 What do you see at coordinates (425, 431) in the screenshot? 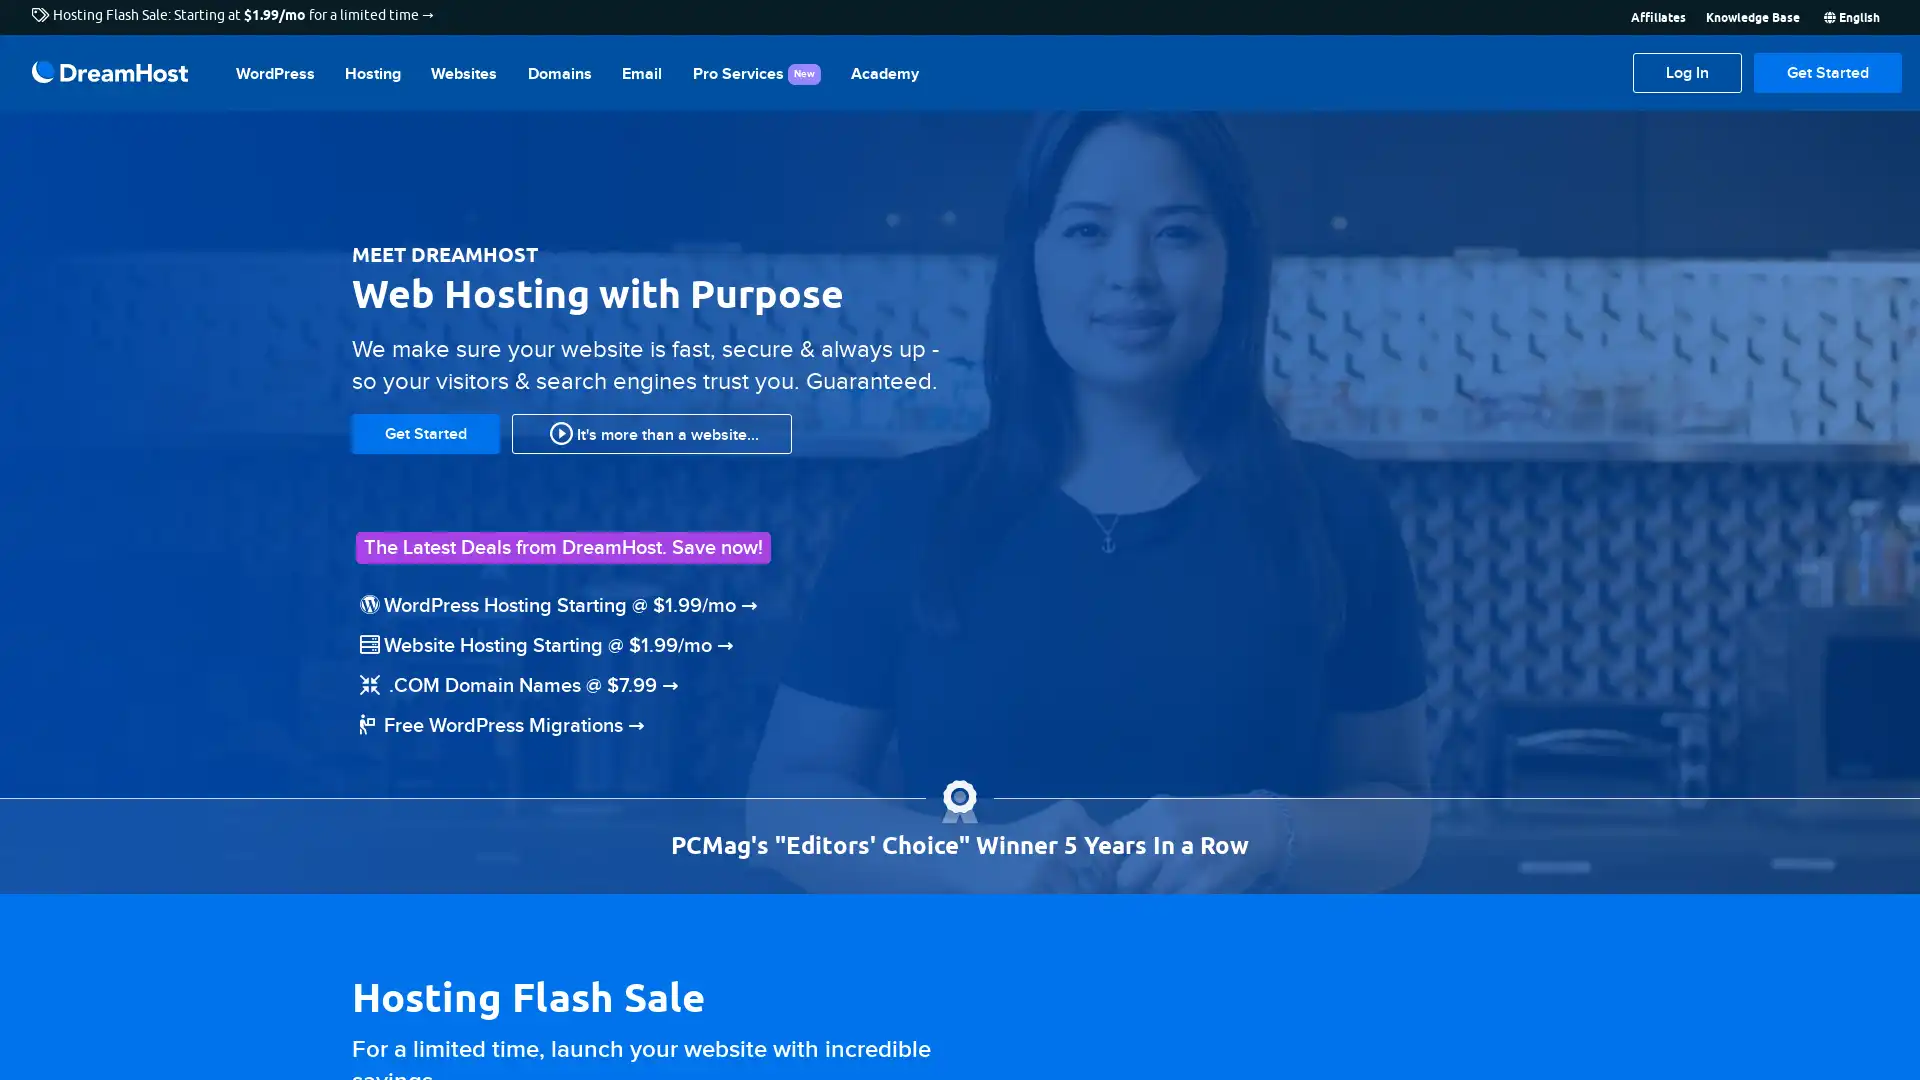
I see `Get Started` at bounding box center [425, 431].